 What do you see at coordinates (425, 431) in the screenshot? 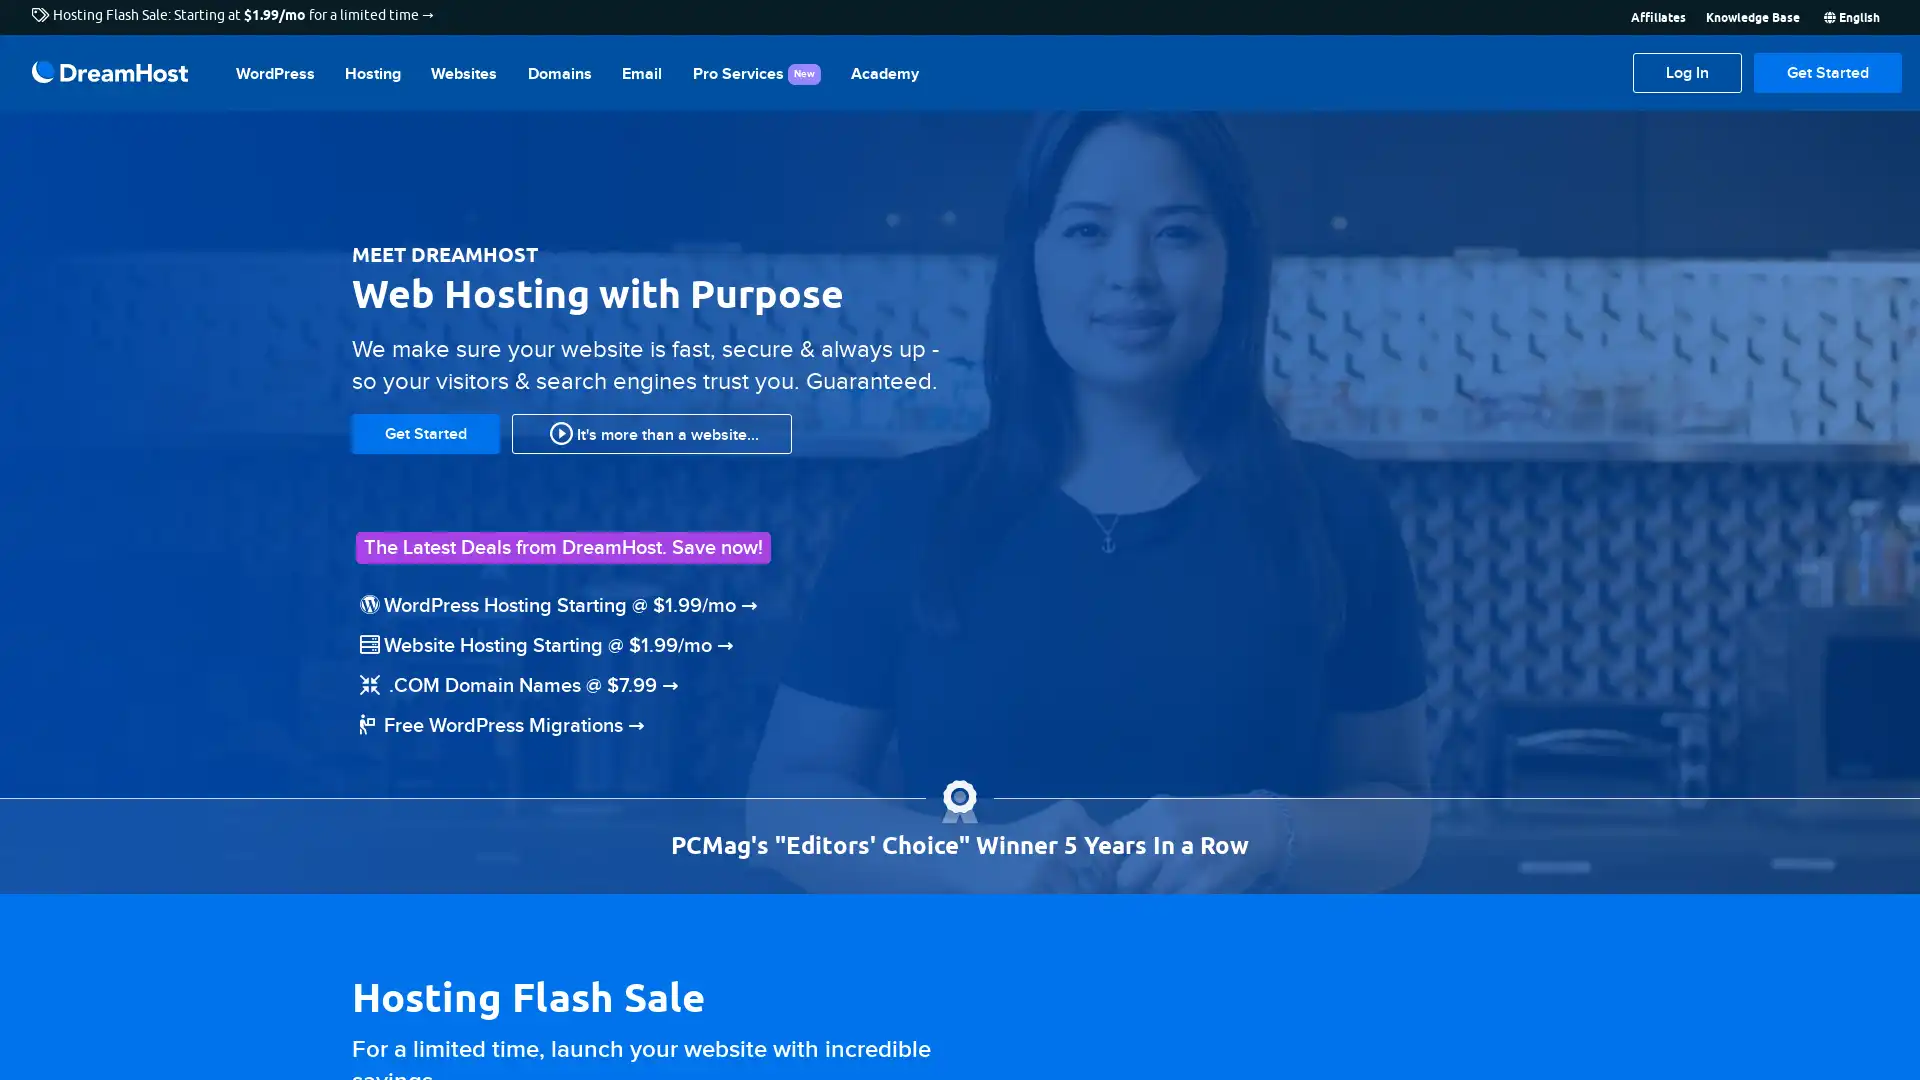
I see `Get Started` at bounding box center [425, 431].